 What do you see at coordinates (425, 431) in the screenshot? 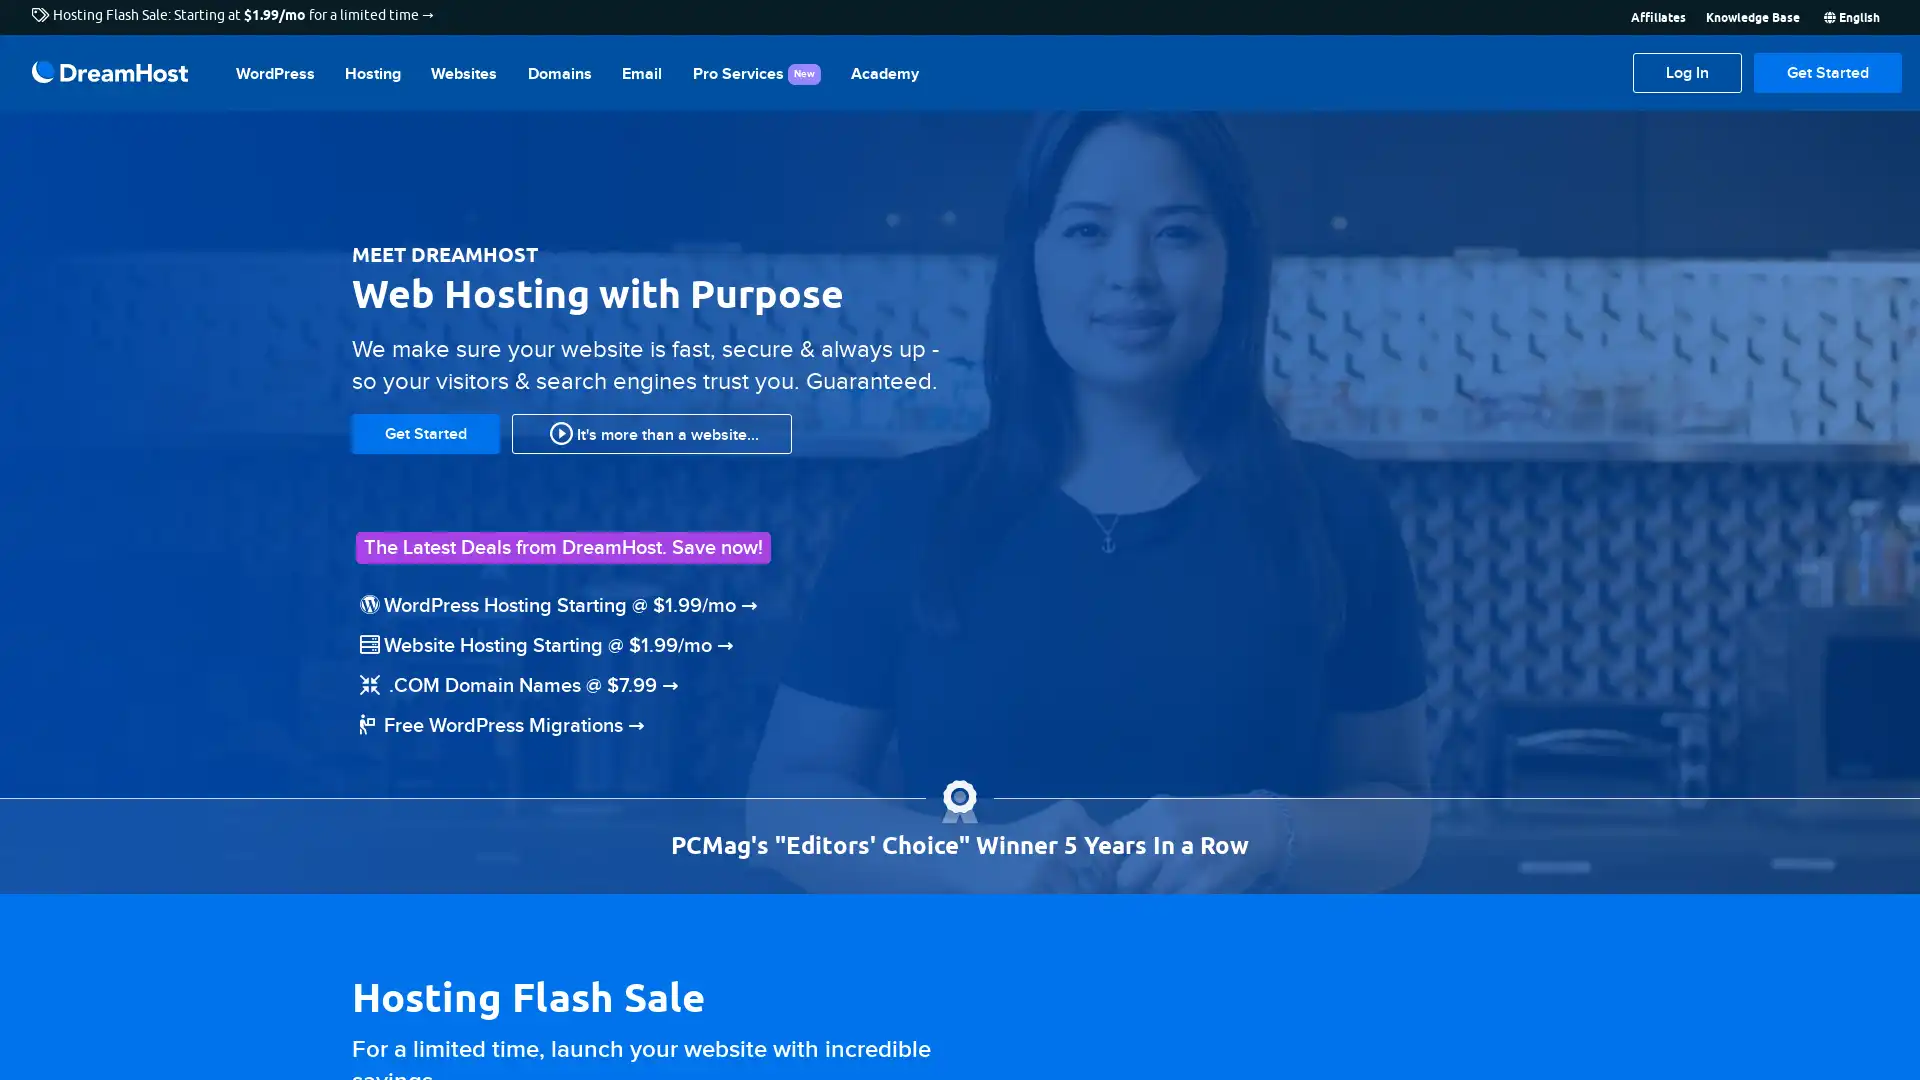
I see `Get Started` at bounding box center [425, 431].